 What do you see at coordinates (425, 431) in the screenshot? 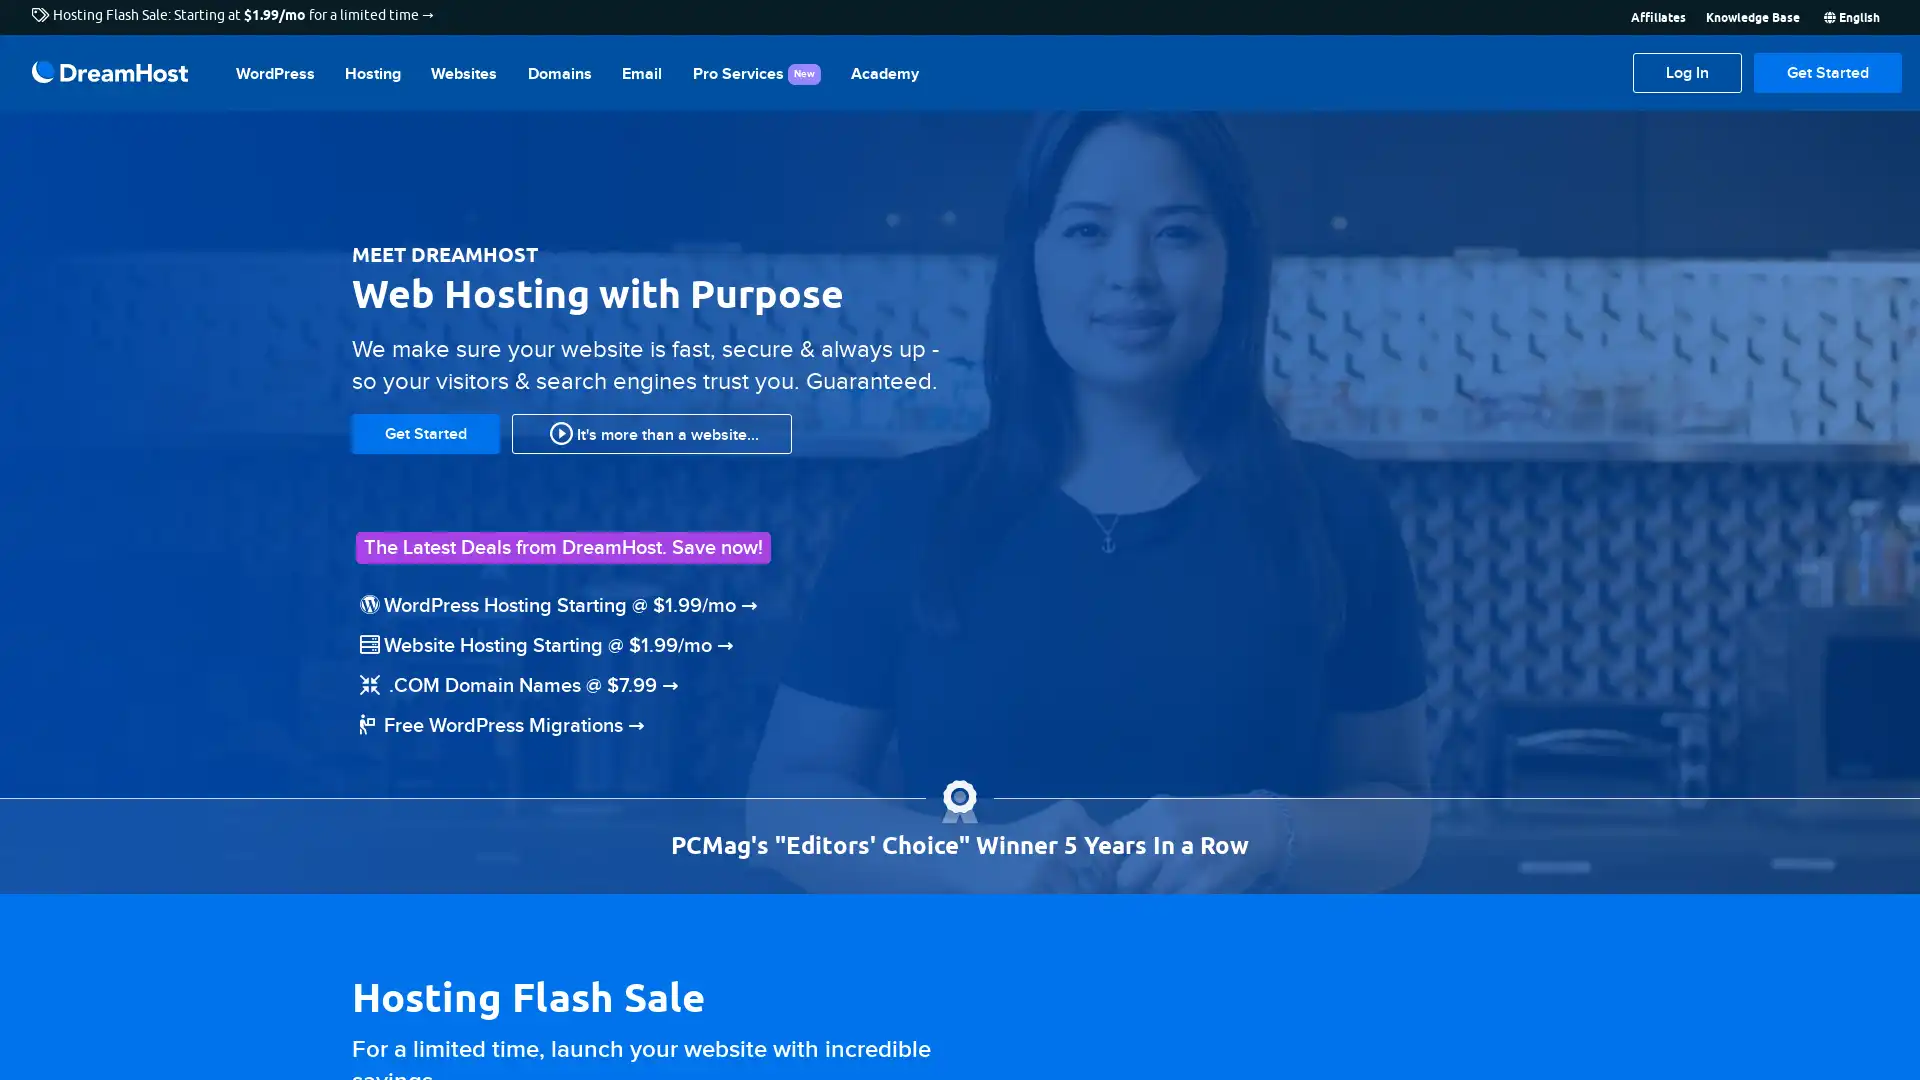
I see `Get Started` at bounding box center [425, 431].